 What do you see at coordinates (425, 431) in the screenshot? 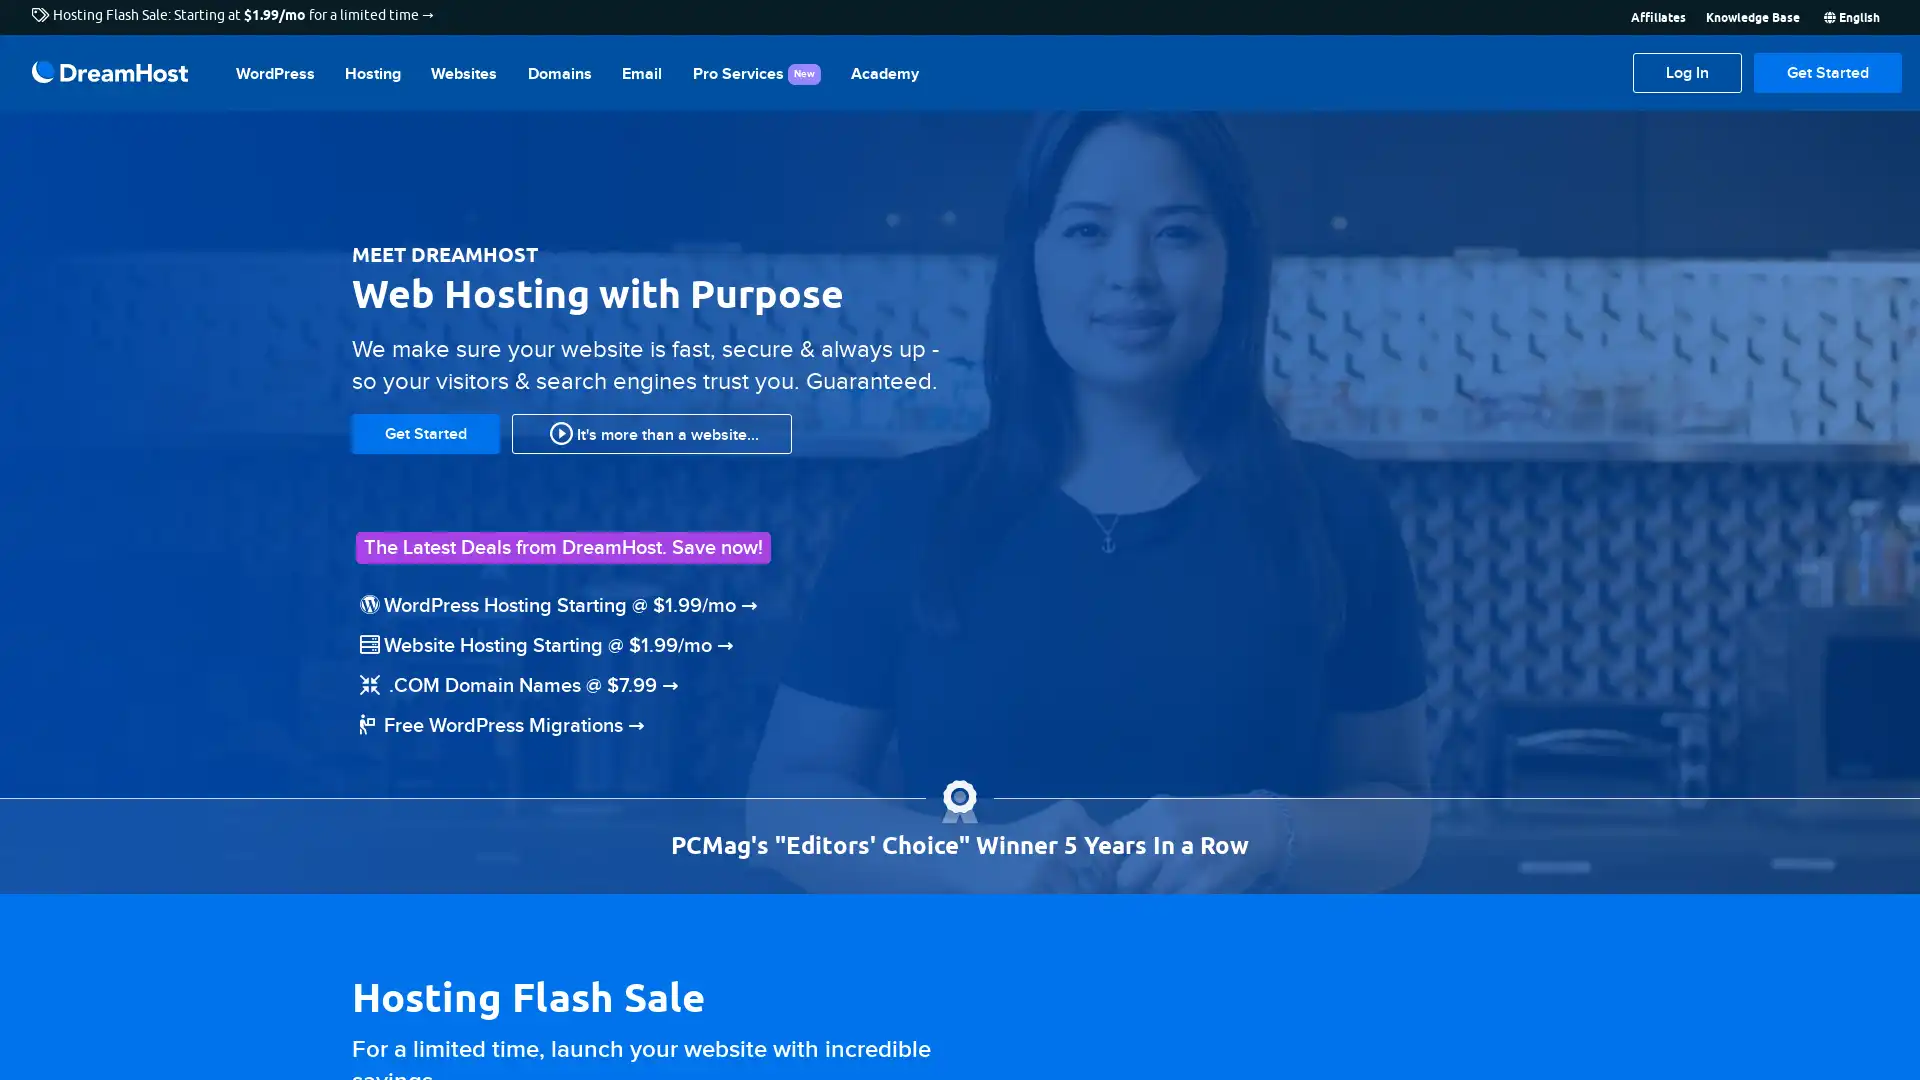
I see `Get Started` at bounding box center [425, 431].